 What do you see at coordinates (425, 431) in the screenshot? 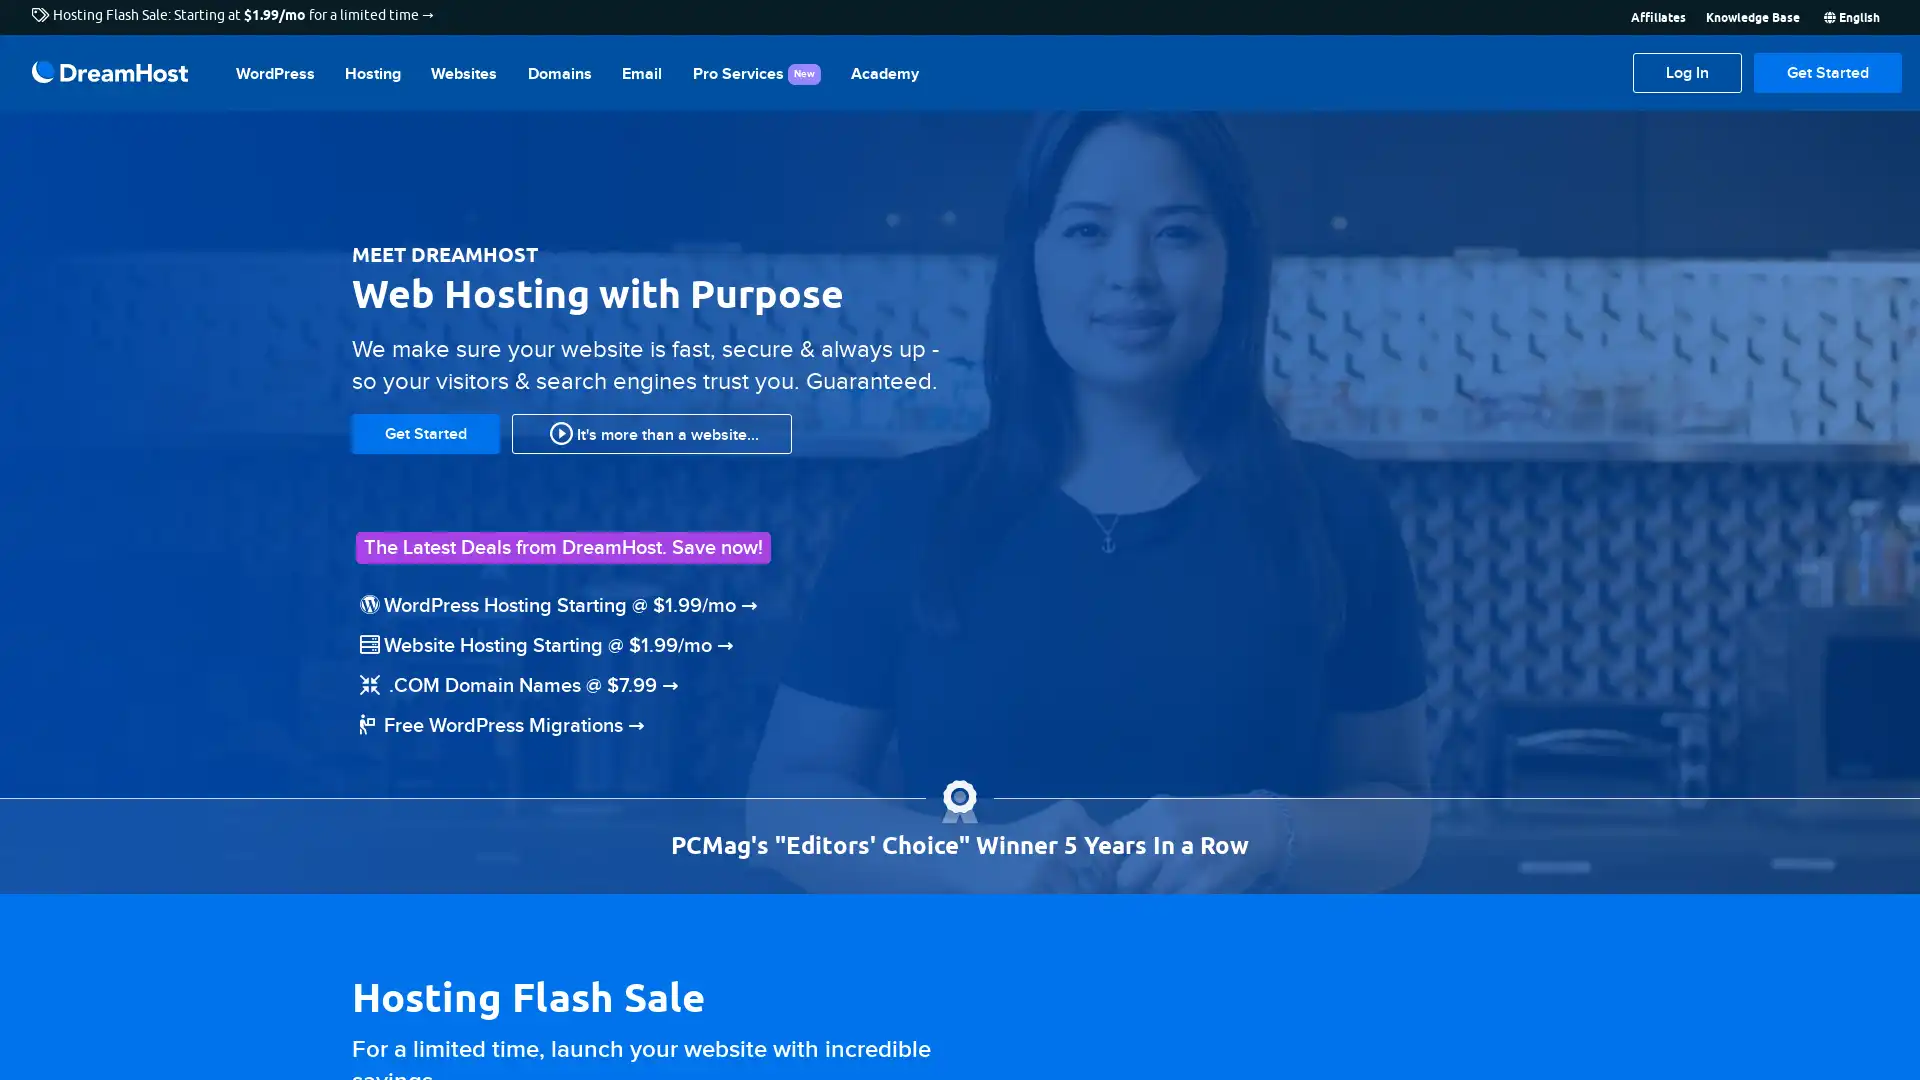
I see `Get Started` at bounding box center [425, 431].